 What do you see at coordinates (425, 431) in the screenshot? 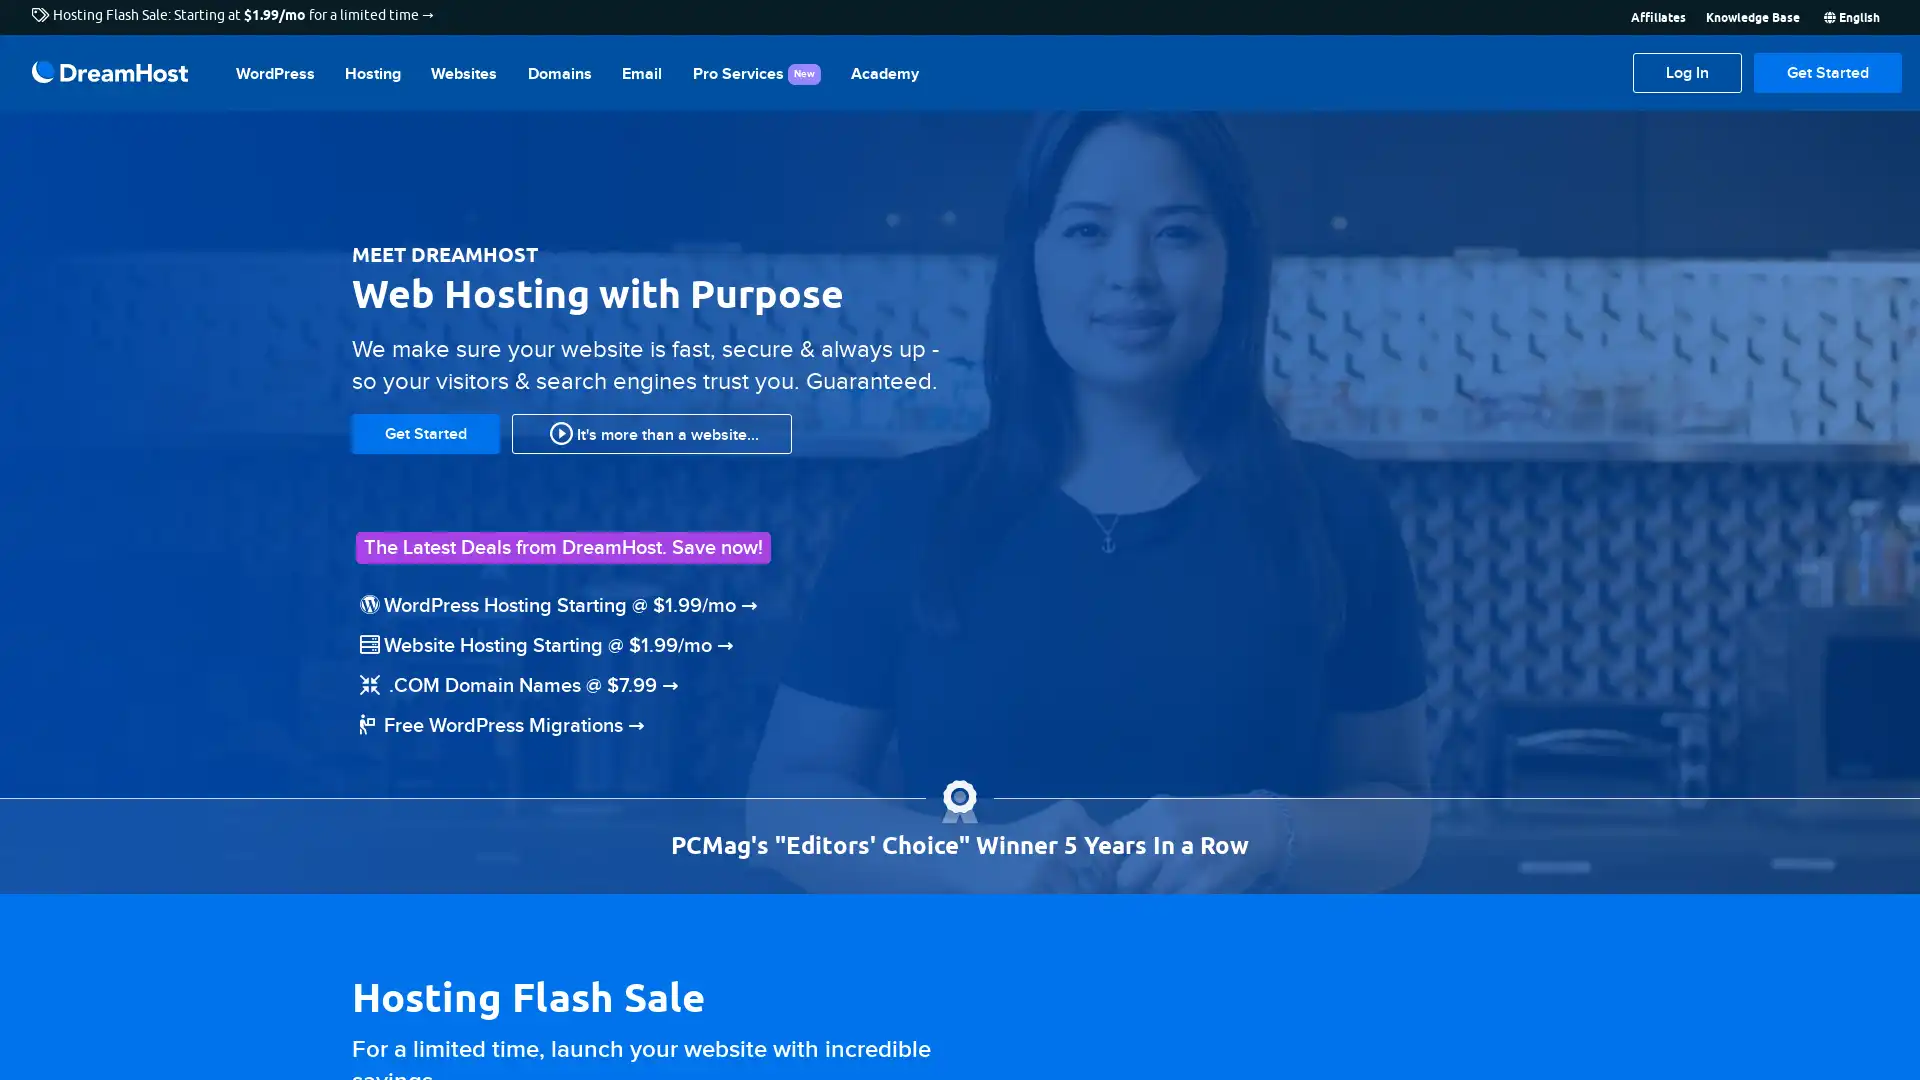
I see `Get Started` at bounding box center [425, 431].